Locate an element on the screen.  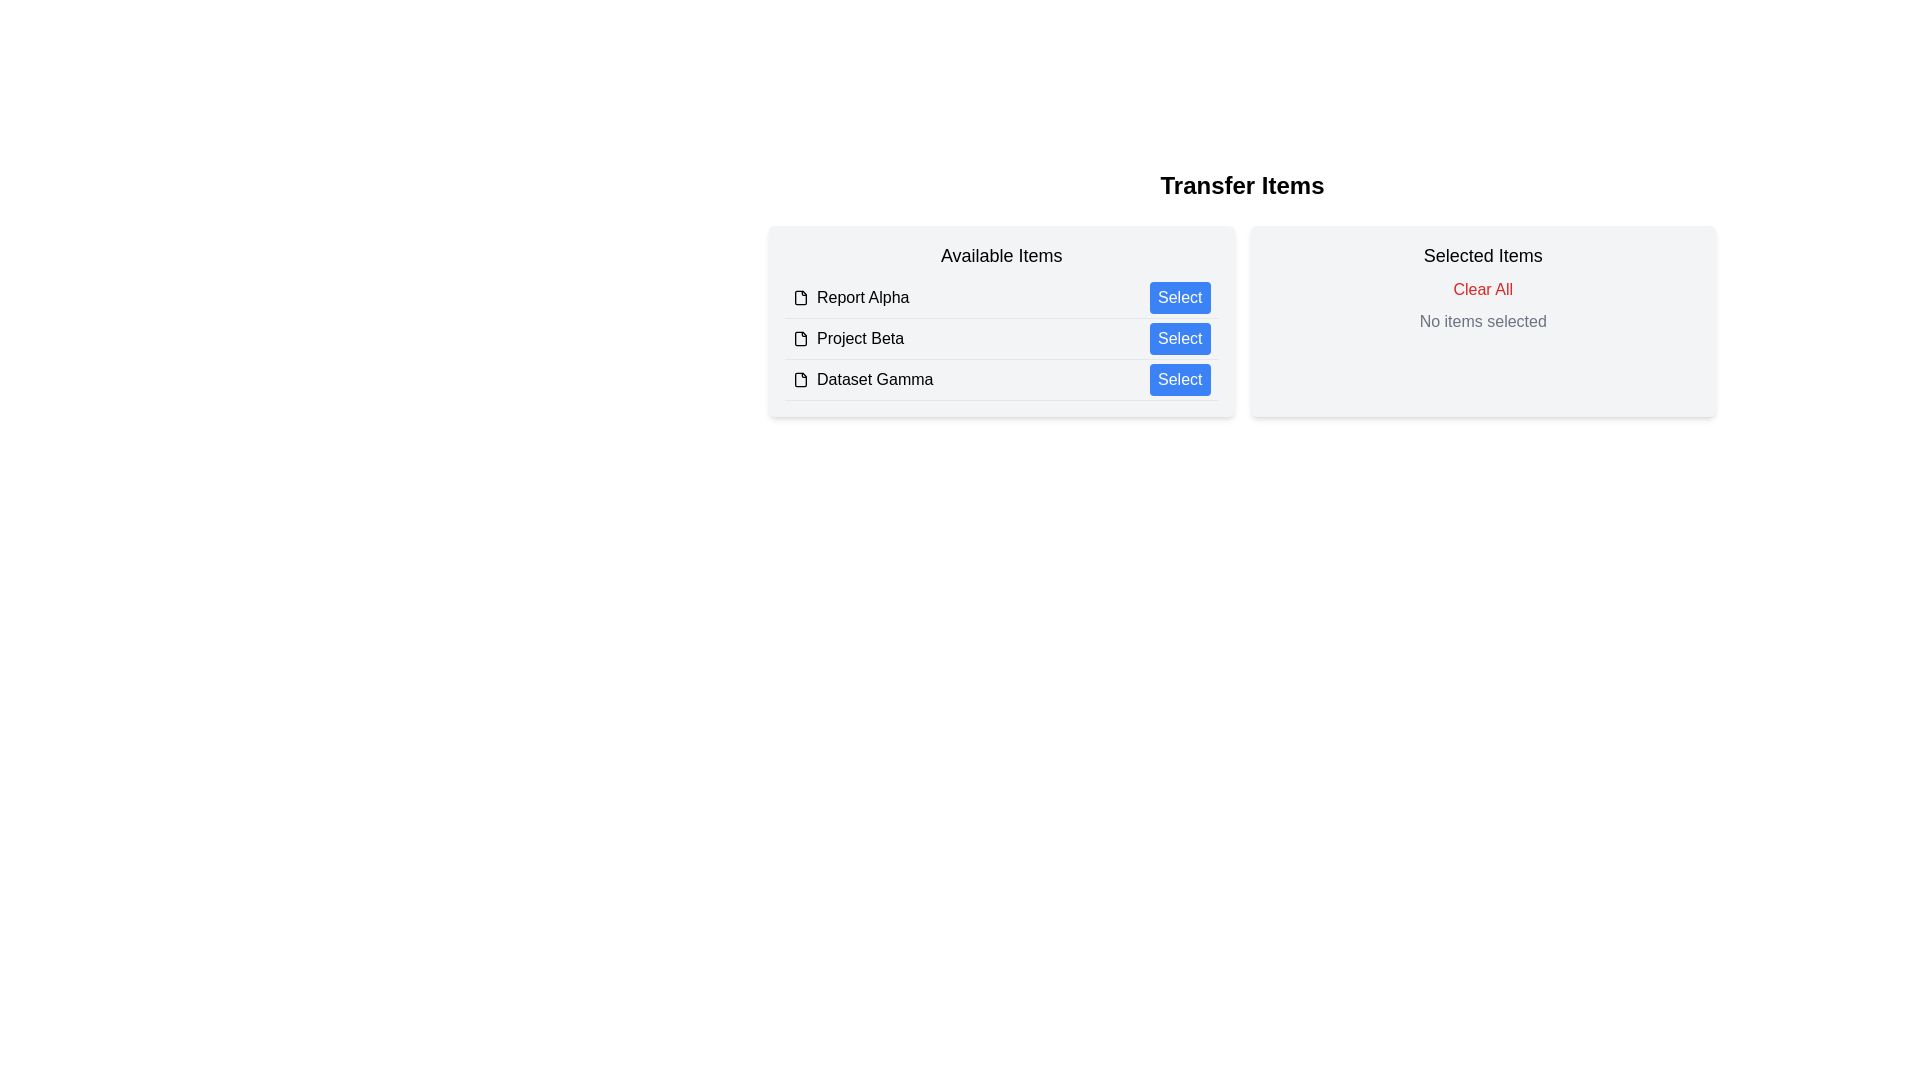
the button labeled 'Select' with a blue background and white text, located in the 'Available Items' section of 'Project Beta' is located at coordinates (1180, 338).